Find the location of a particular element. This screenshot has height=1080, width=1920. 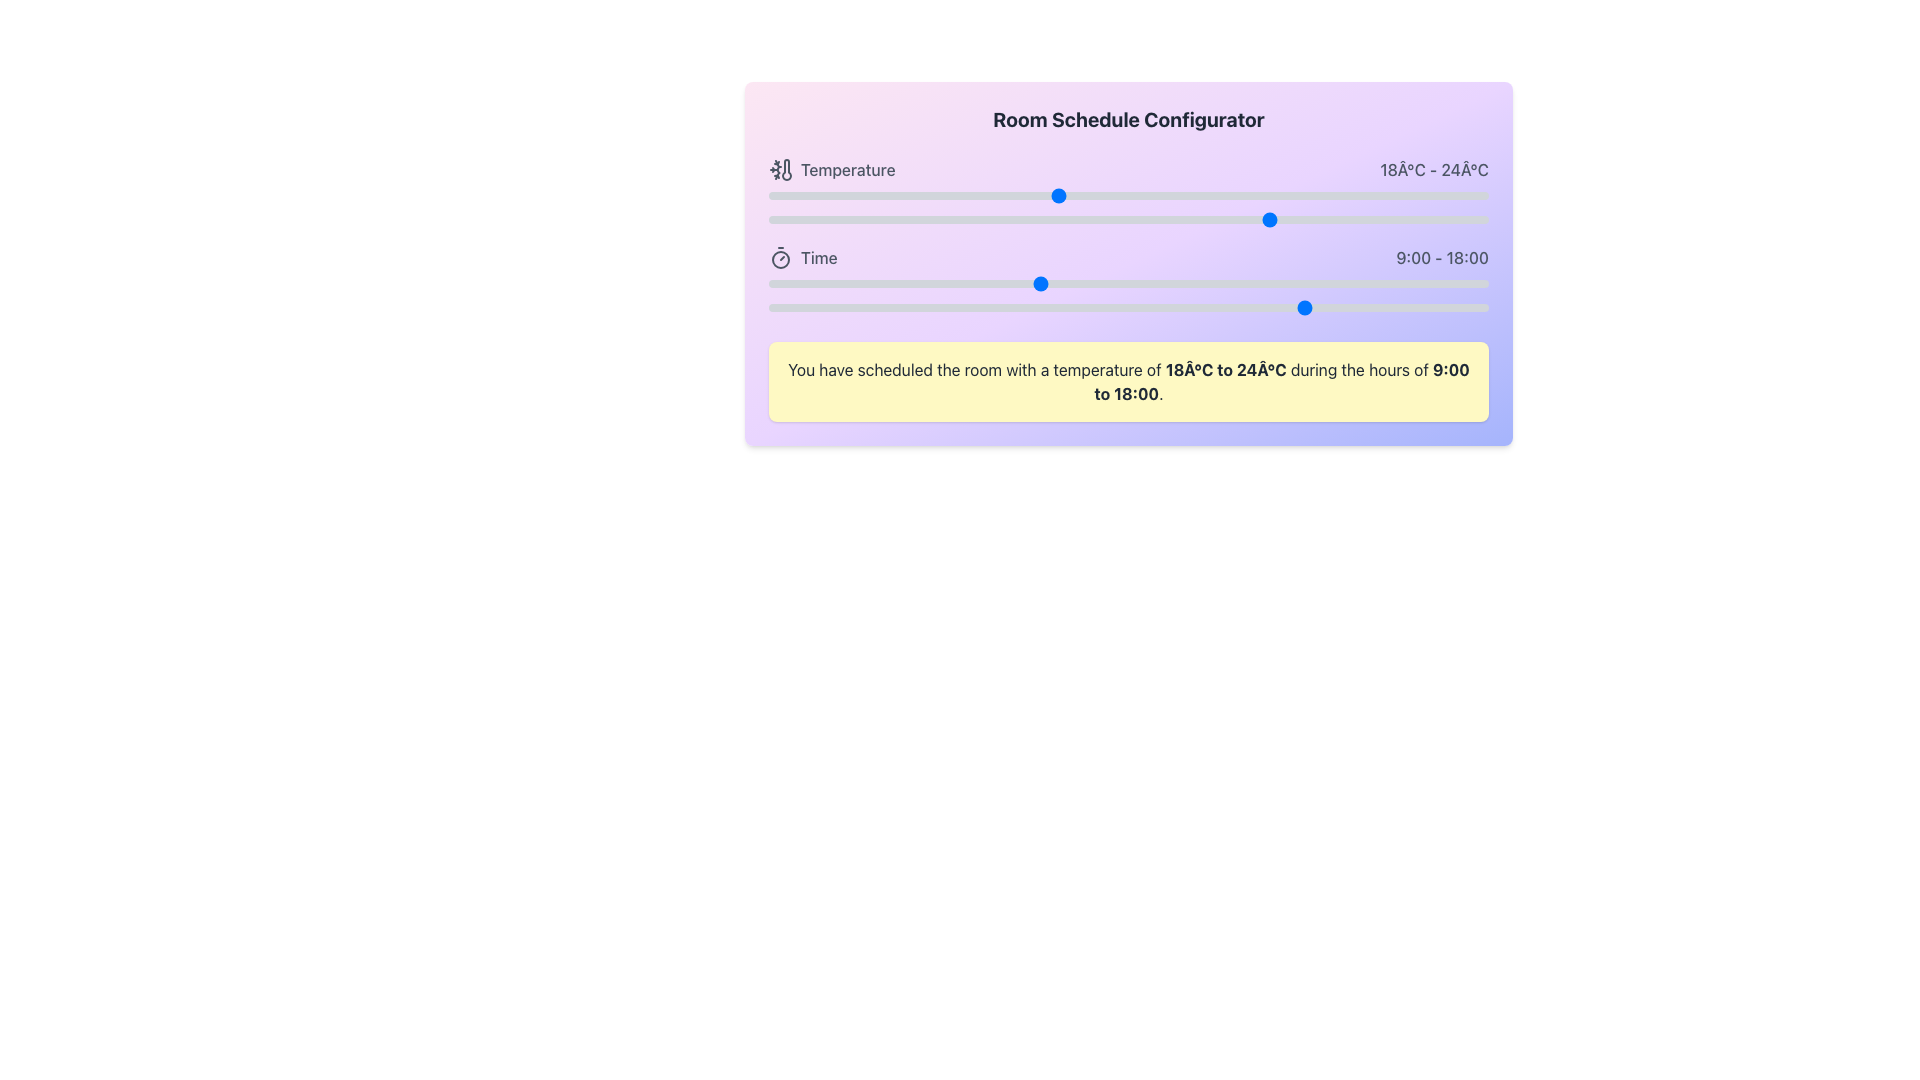

the slider value is located at coordinates (877, 219).